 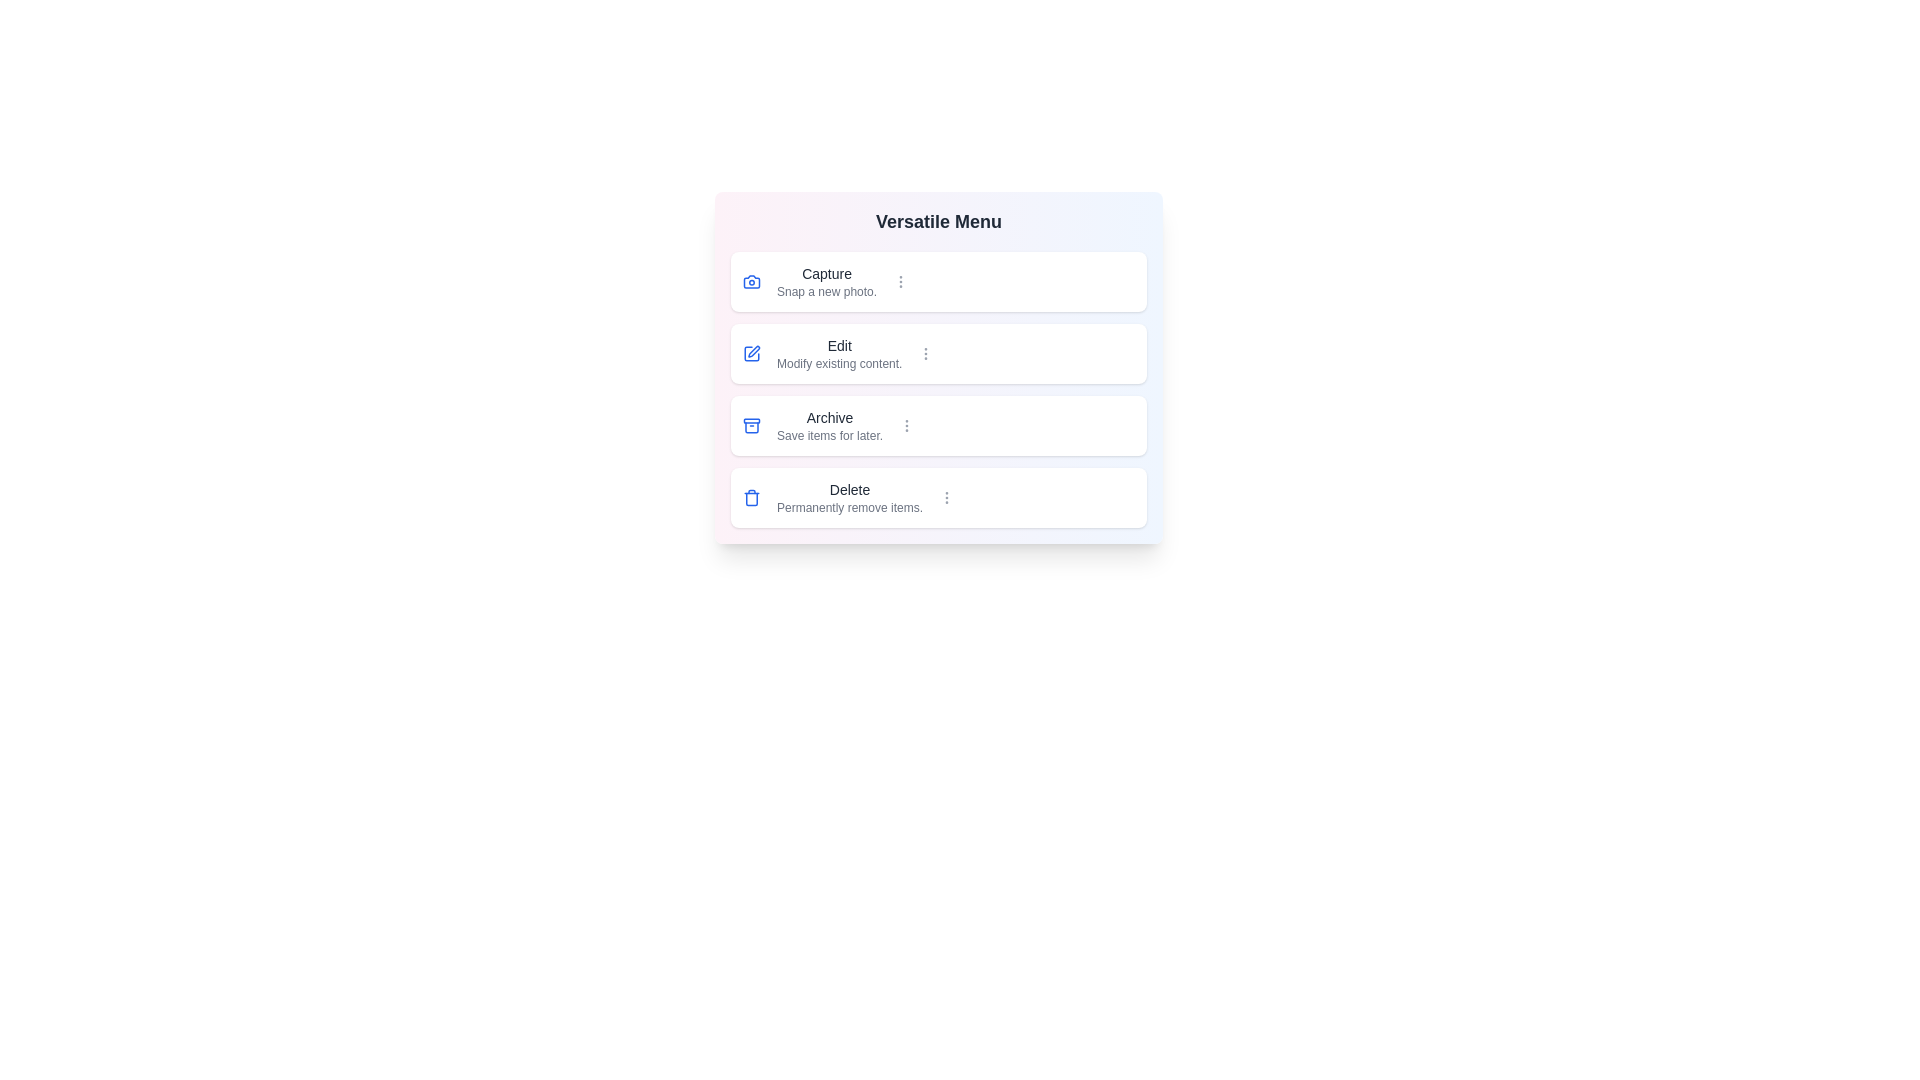 I want to click on the menu item corresponding to Edit, so click(x=938, y=353).